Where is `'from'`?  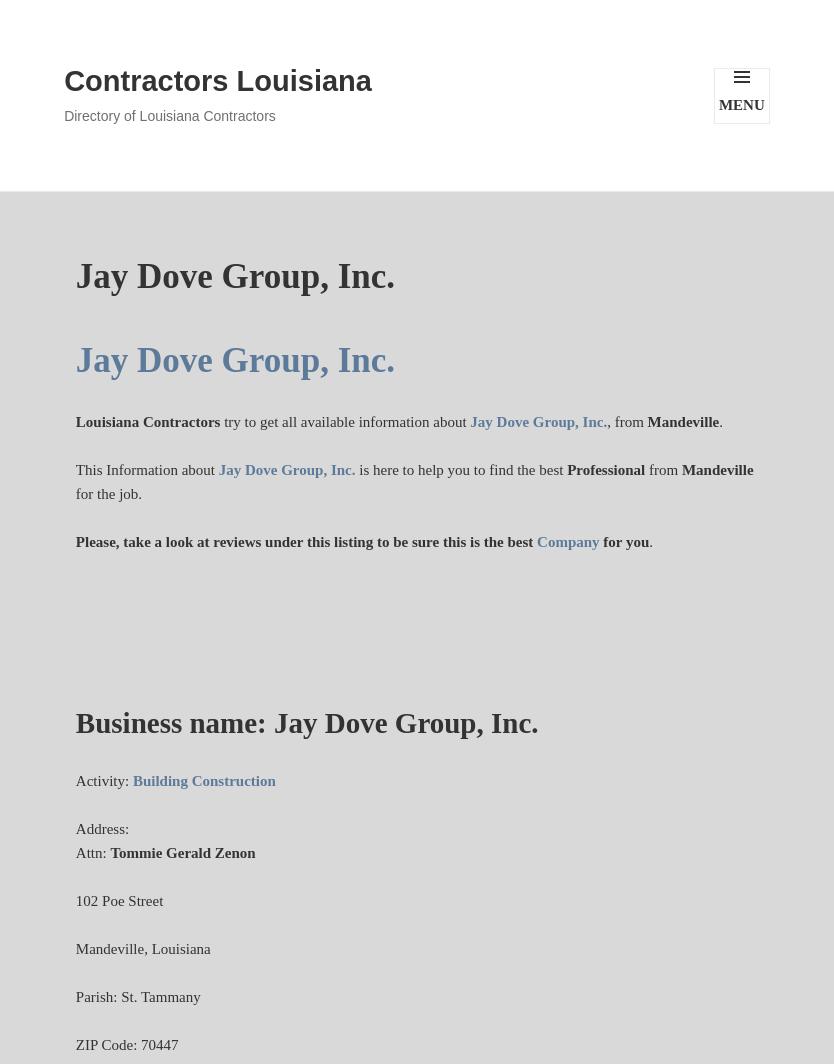 'from' is located at coordinates (662, 469).